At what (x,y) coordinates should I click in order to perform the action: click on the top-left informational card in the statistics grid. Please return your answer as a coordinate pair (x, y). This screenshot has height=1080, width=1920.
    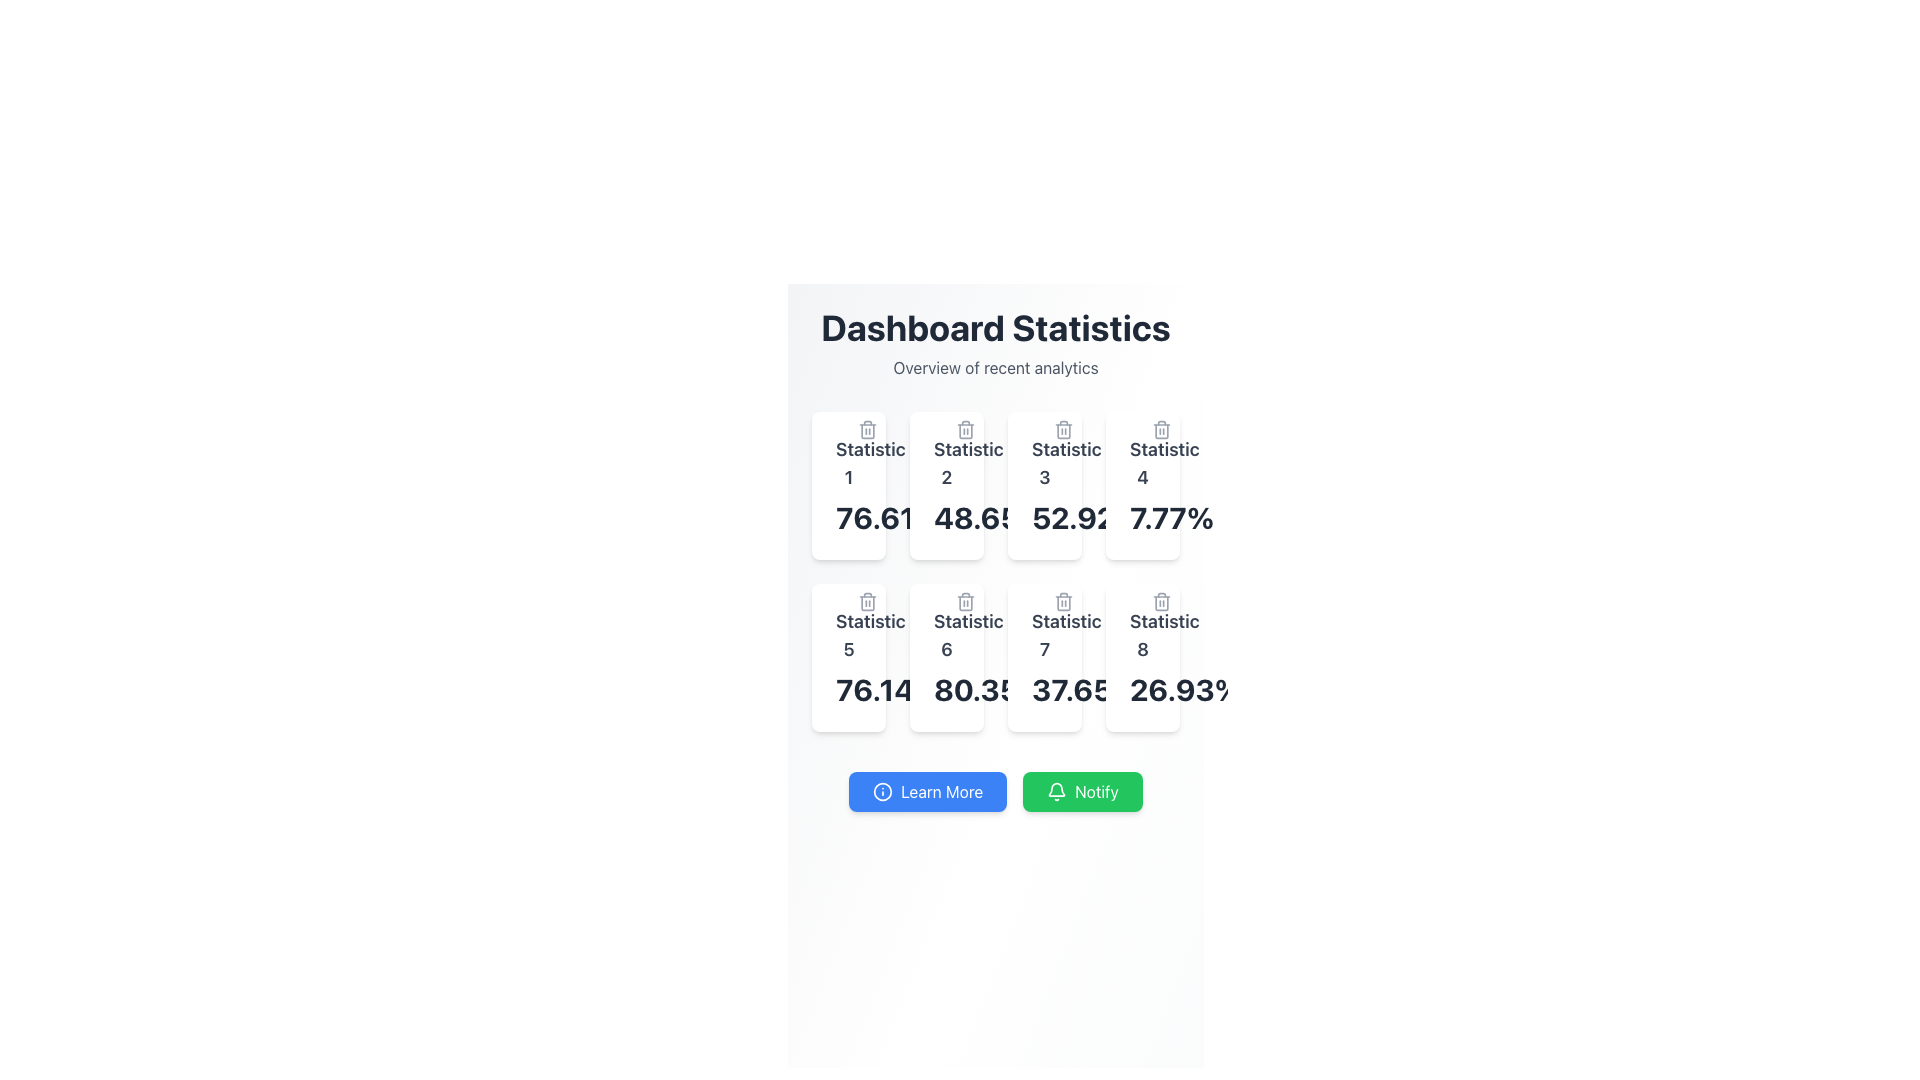
    Looking at the image, I should click on (849, 486).